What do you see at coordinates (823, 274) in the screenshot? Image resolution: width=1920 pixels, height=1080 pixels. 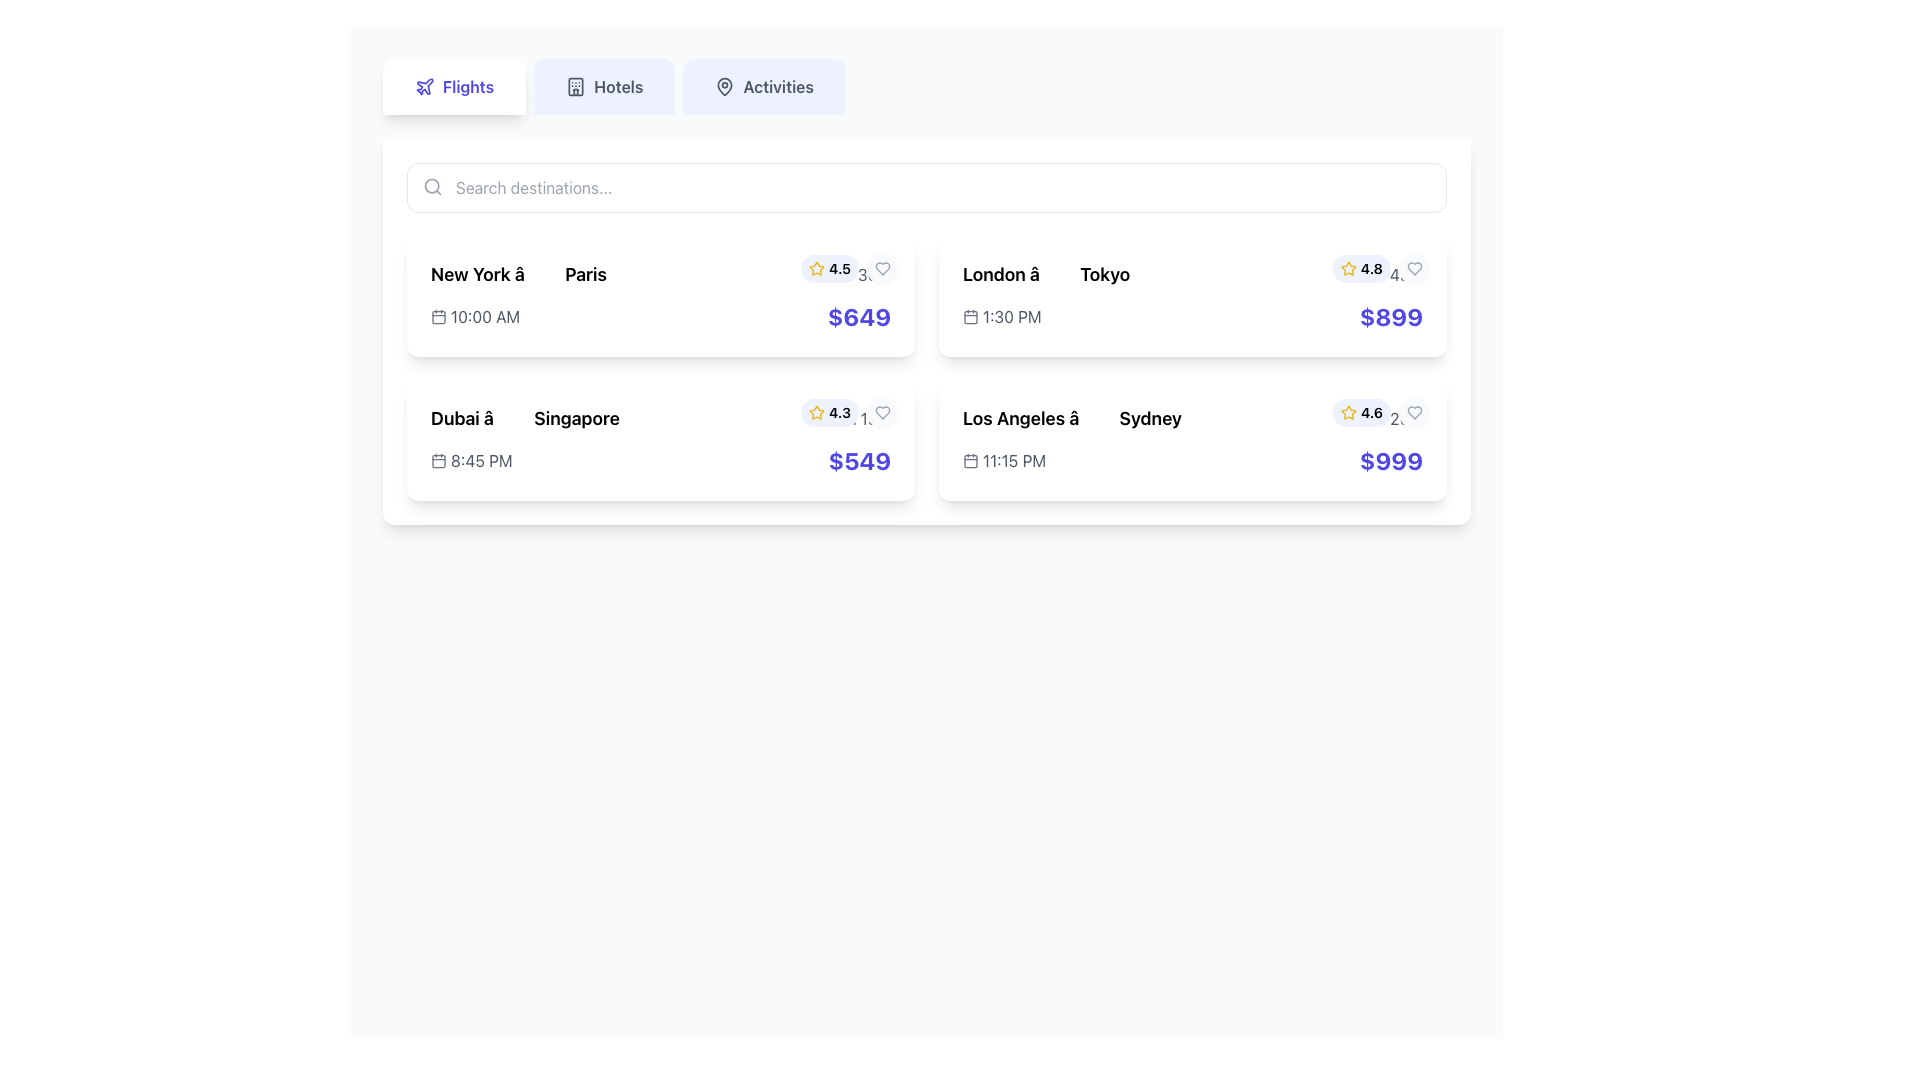 I see `the SVG circle located within the clock icon at the top left of the flight listing card from New York to Paris` at bounding box center [823, 274].